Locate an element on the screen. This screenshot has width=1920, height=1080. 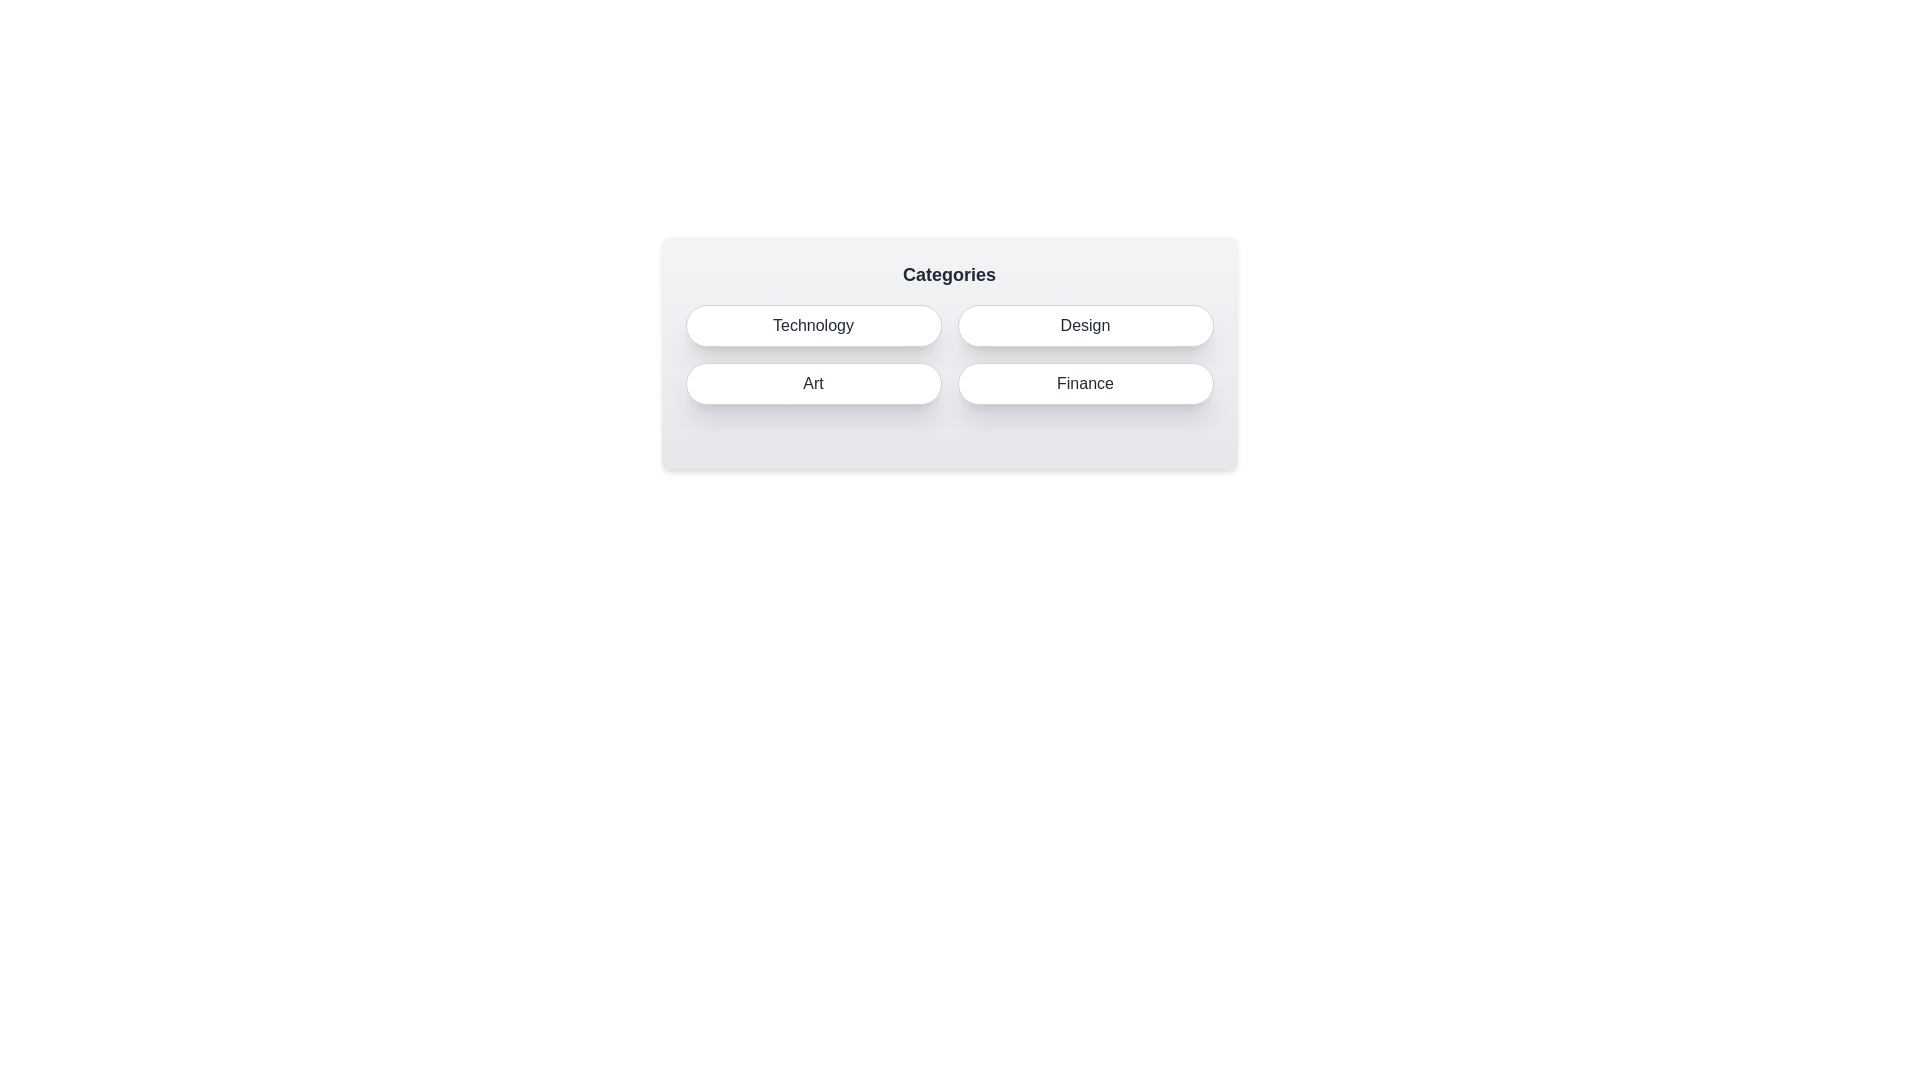
the Technology button to select it is located at coordinates (813, 325).